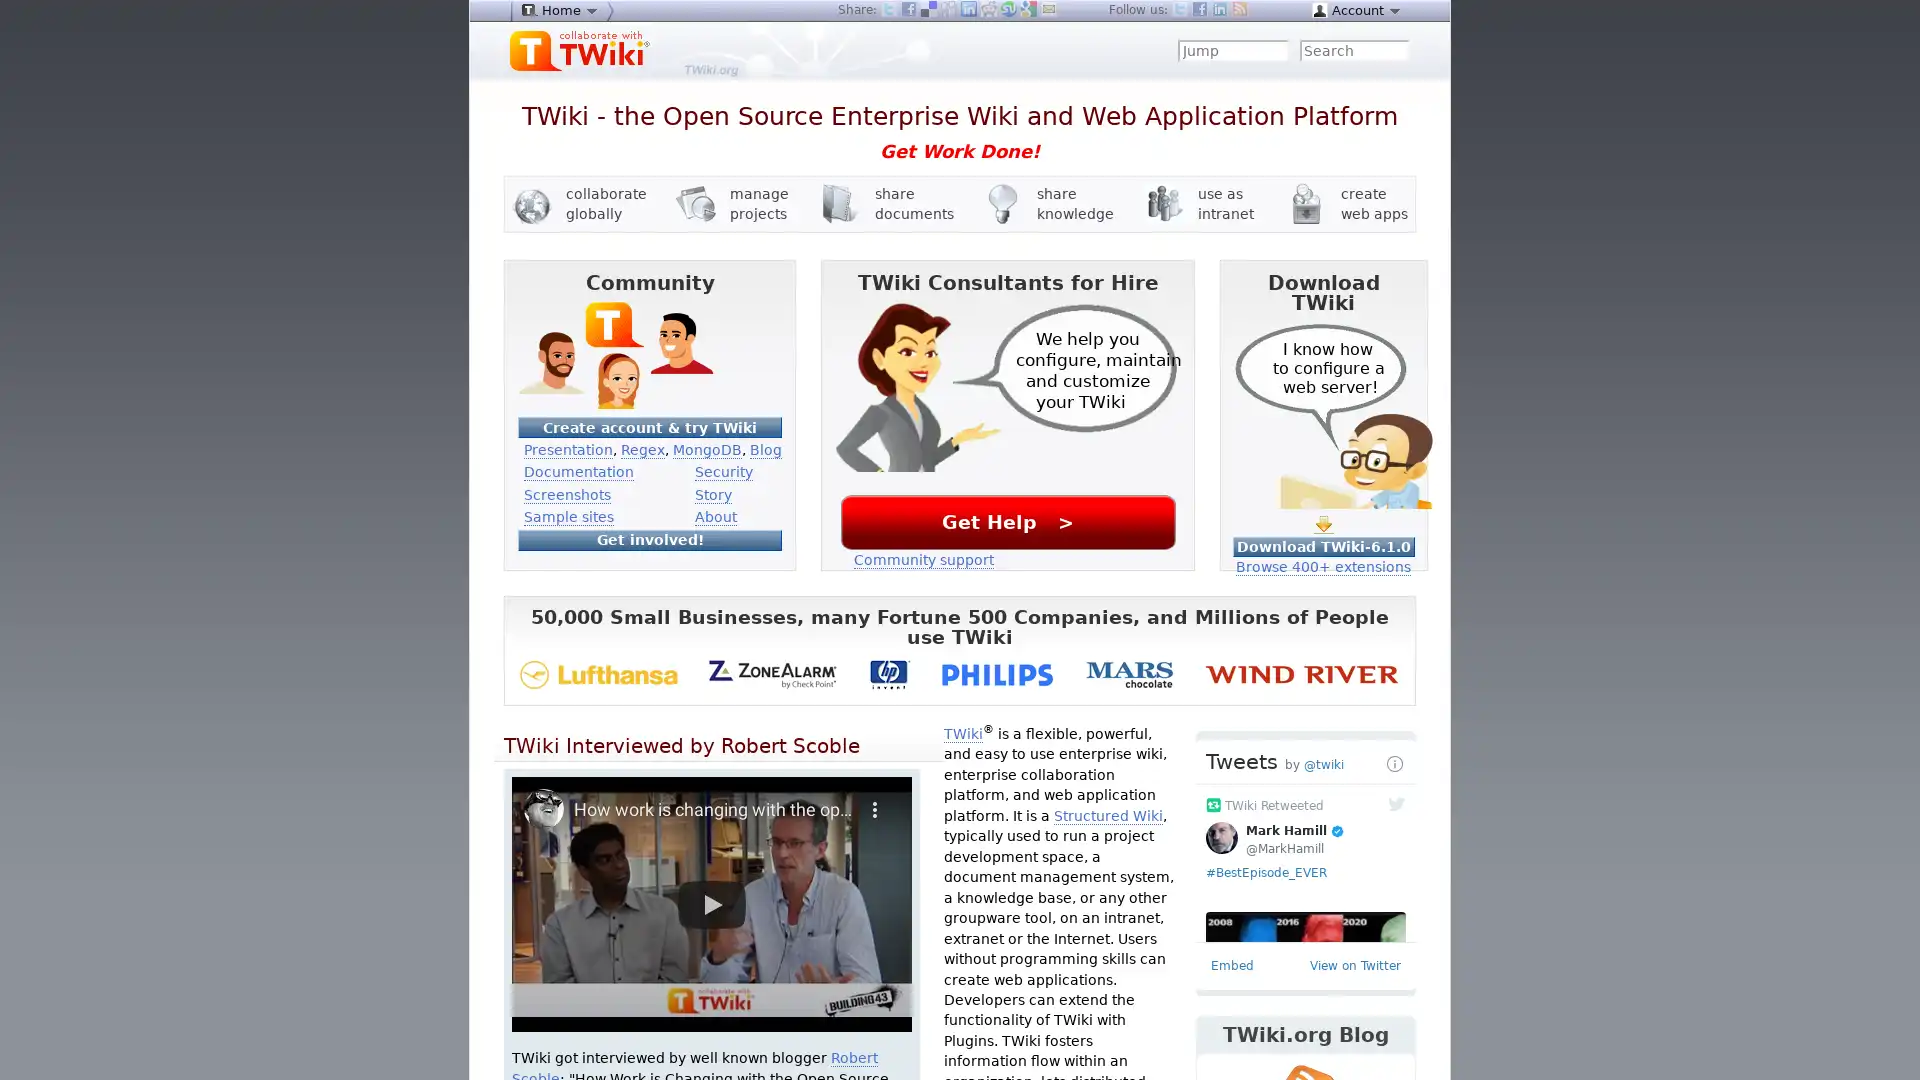 The height and width of the screenshot is (1080, 1920). What do you see at coordinates (1323, 546) in the screenshot?
I see `Download TWiki-6.1.0` at bounding box center [1323, 546].